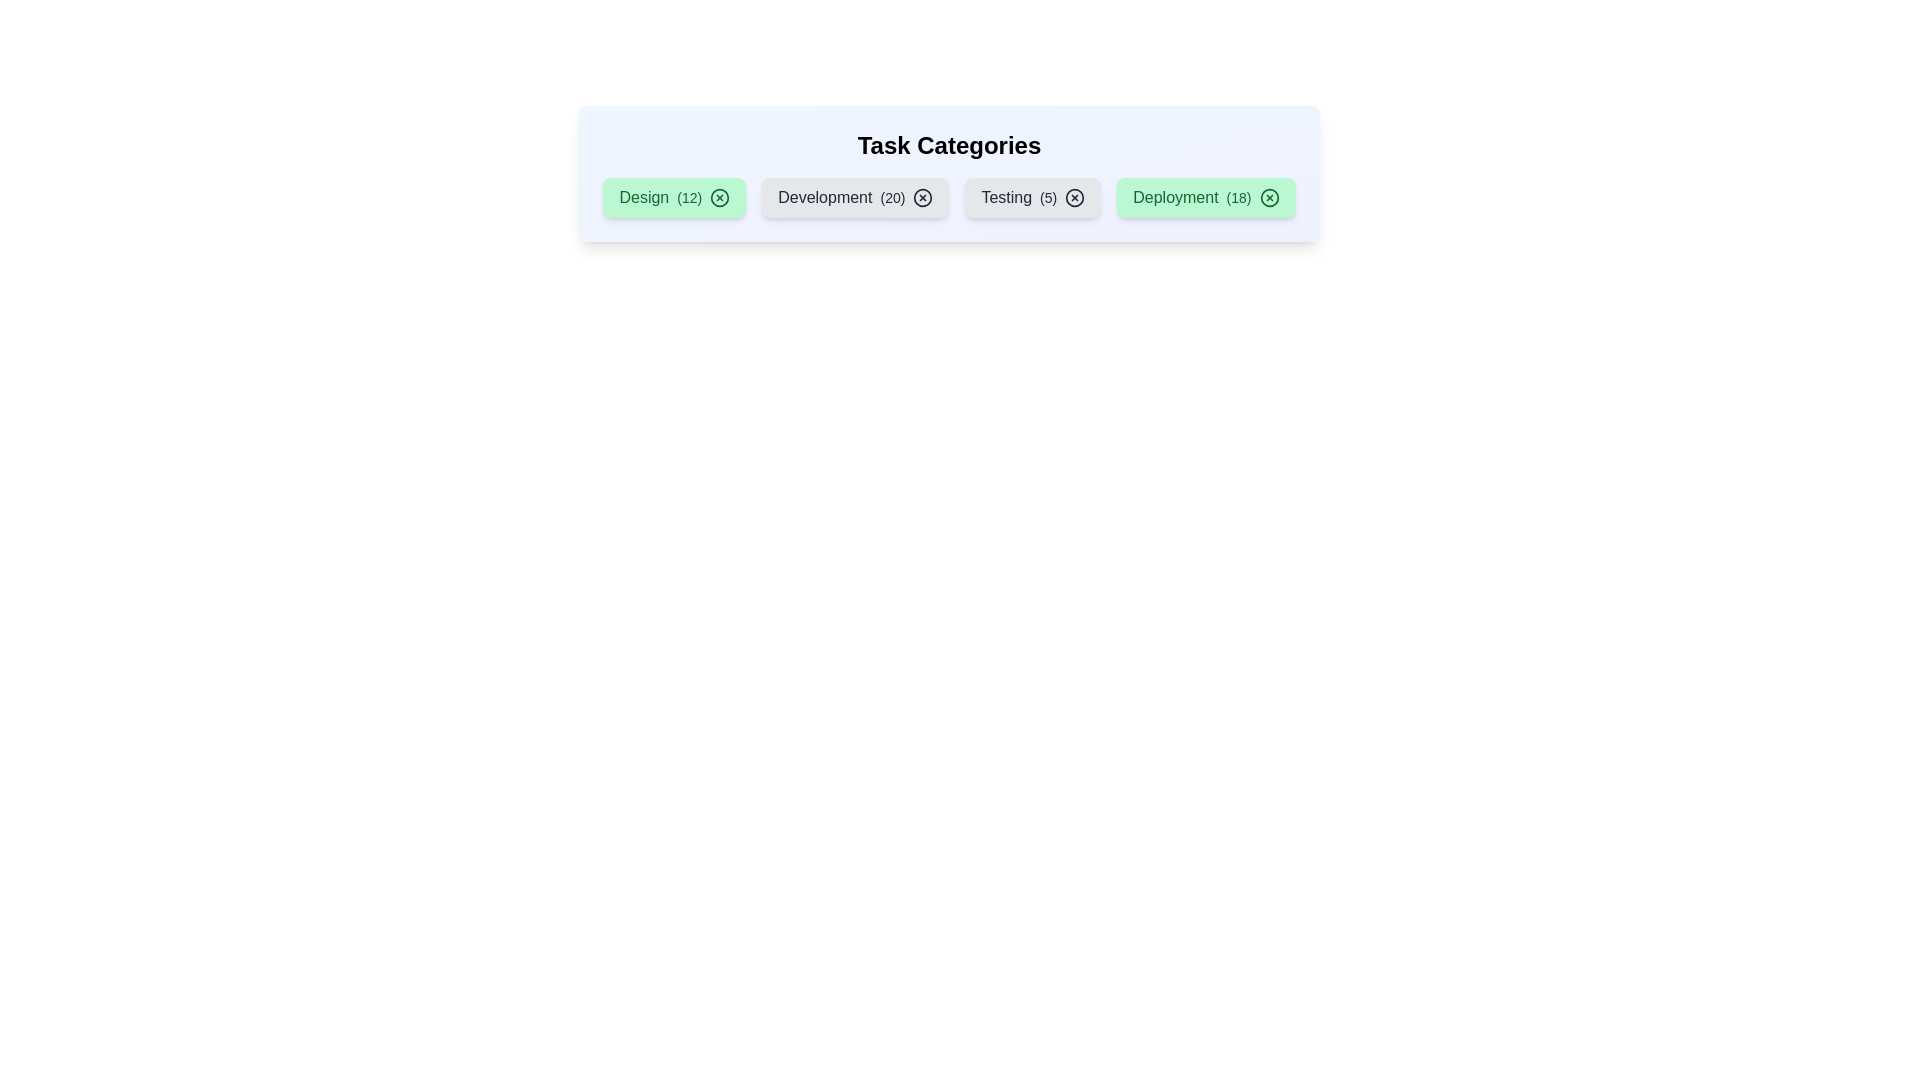  Describe the element at coordinates (1033, 197) in the screenshot. I see `the chip labeled Testing` at that location.